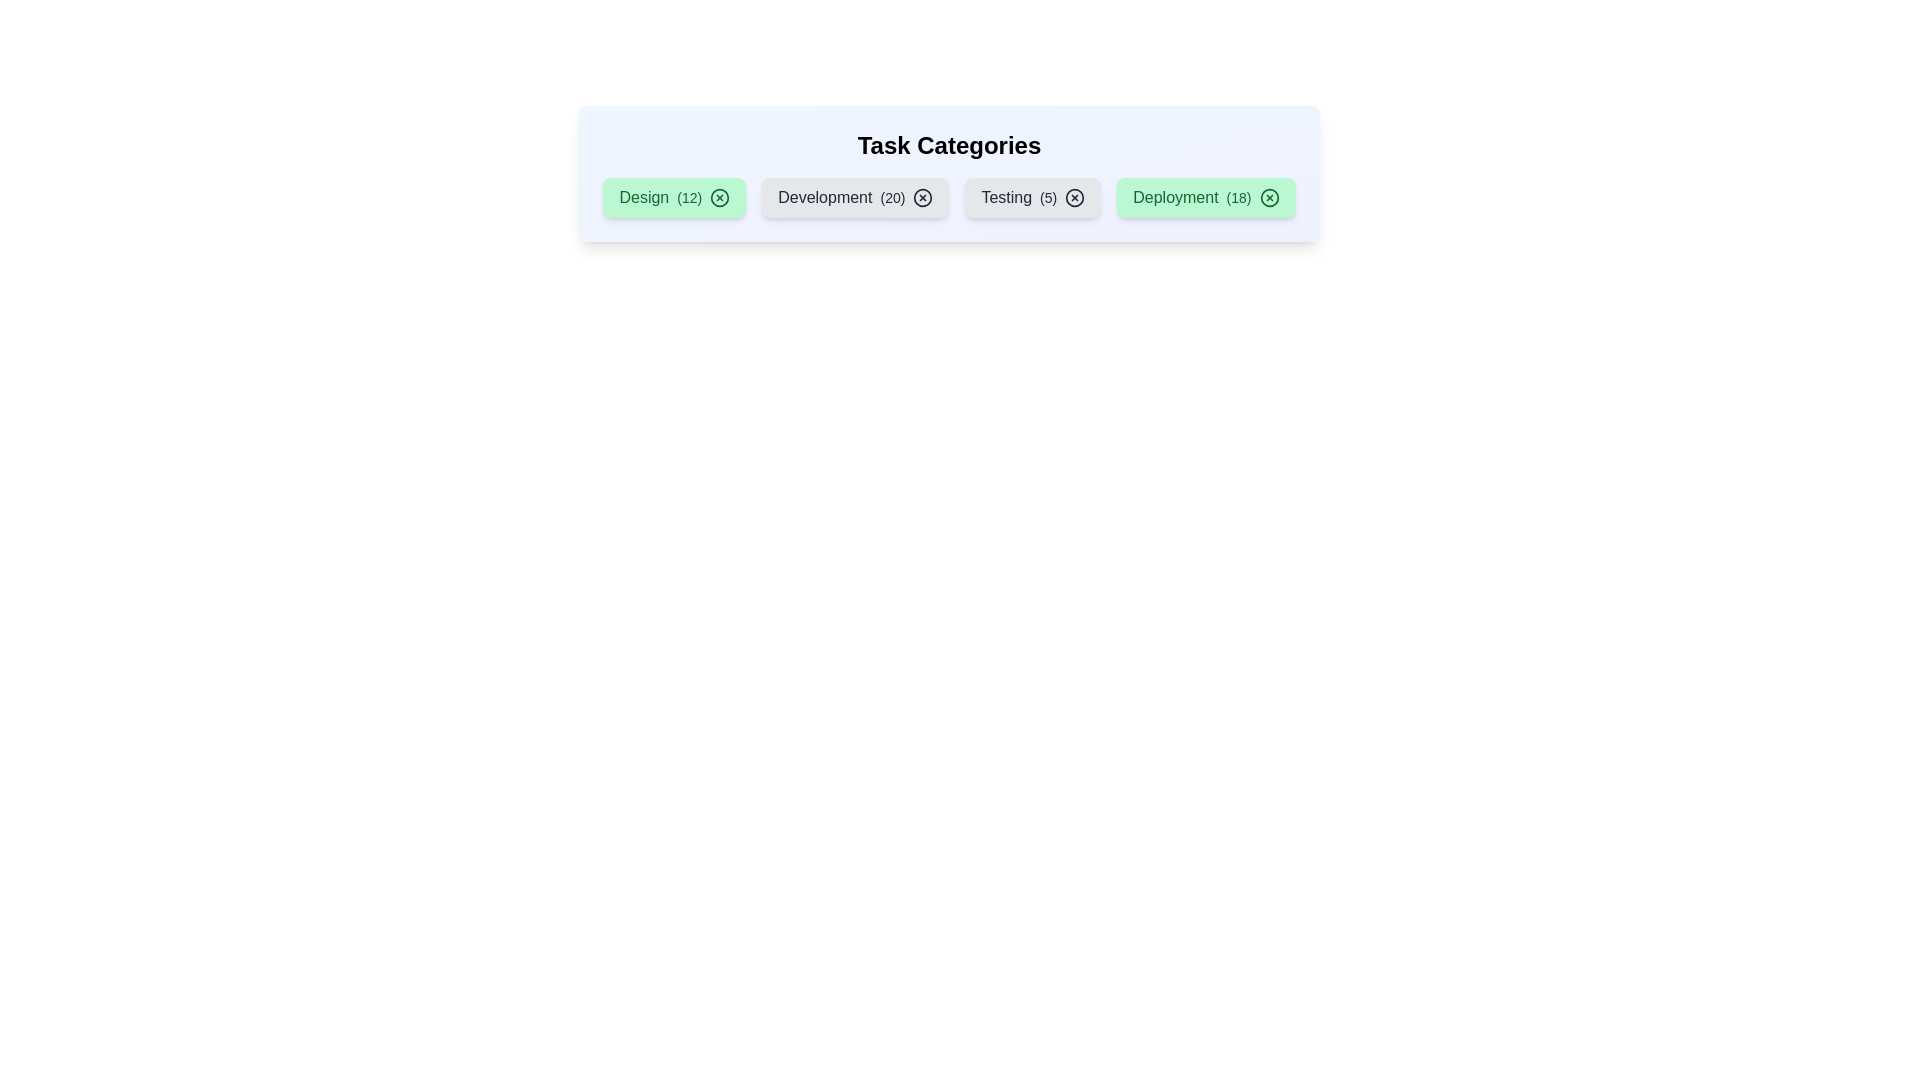  Describe the element at coordinates (1033, 197) in the screenshot. I see `the chip labeled Testing` at that location.